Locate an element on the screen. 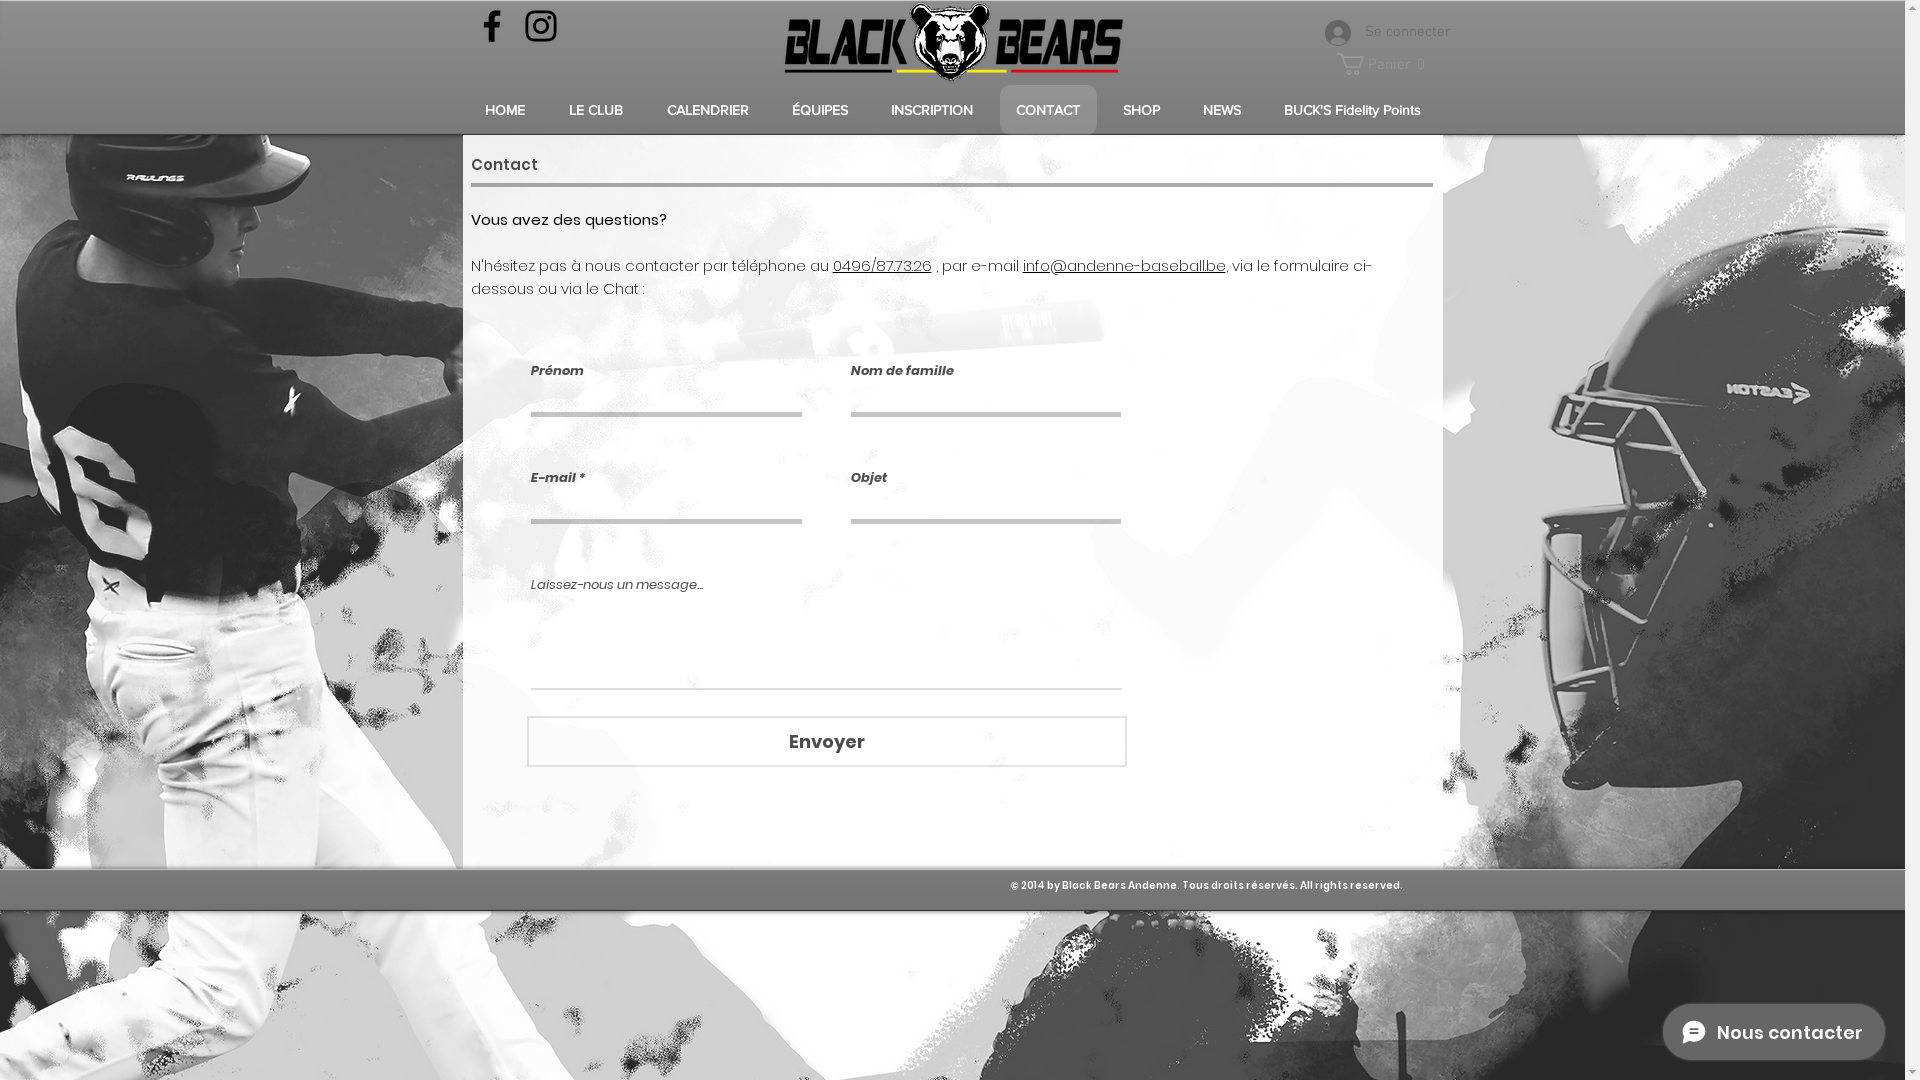  '0496/87.73.26' is located at coordinates (880, 264).